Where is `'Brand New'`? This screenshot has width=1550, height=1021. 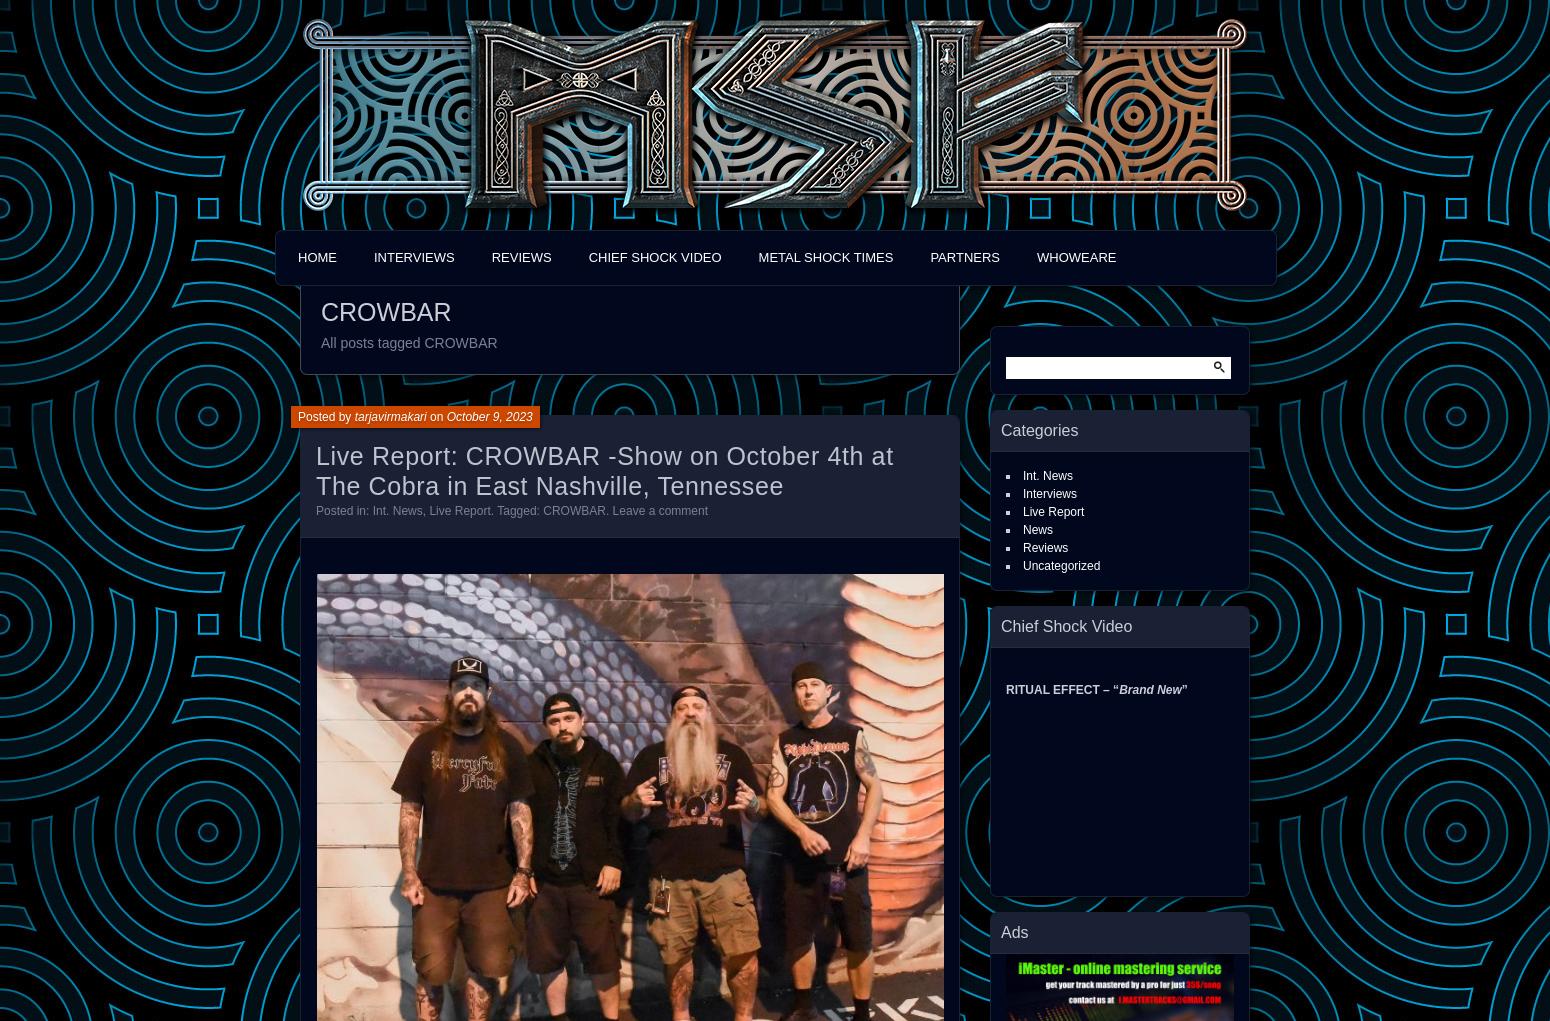 'Brand New' is located at coordinates (1148, 689).